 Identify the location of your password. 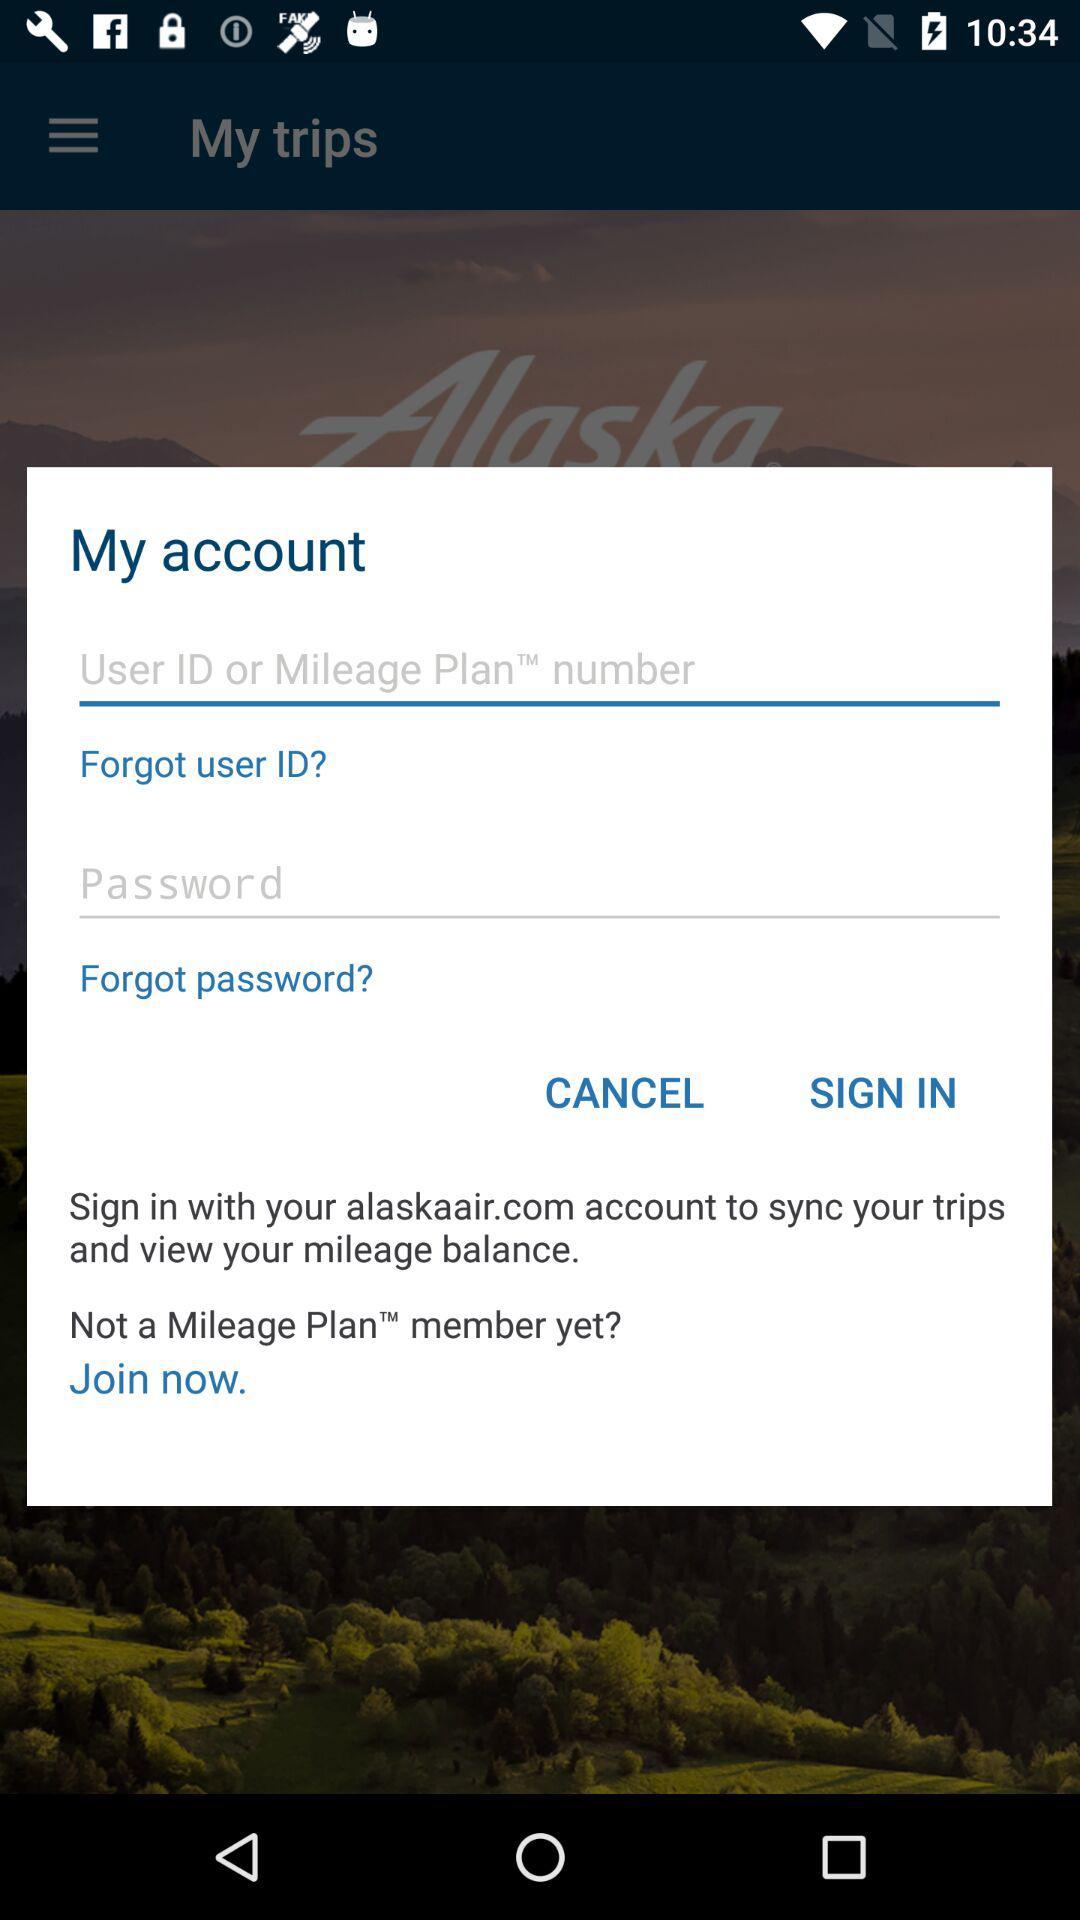
(538, 882).